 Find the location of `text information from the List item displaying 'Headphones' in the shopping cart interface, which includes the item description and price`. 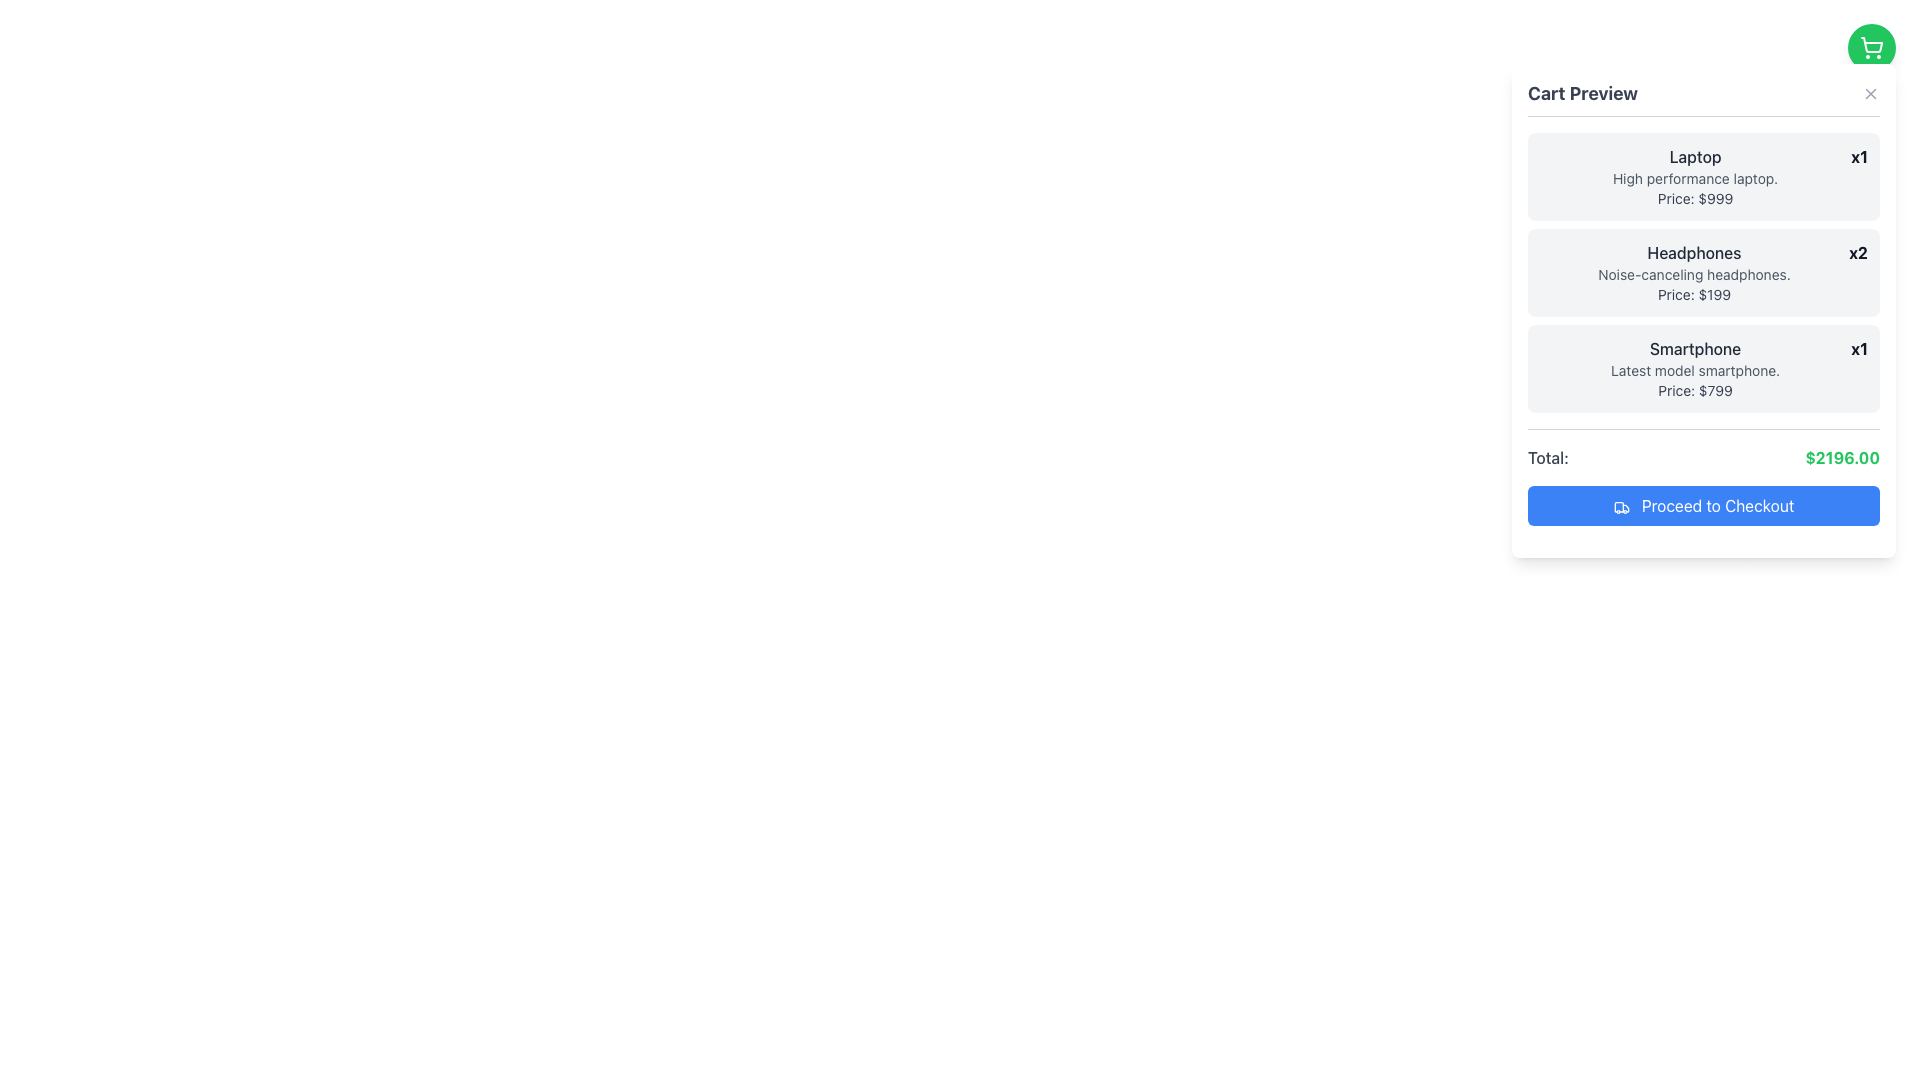

text information from the List item displaying 'Headphones' in the shopping cart interface, which includes the item description and price is located at coordinates (1703, 273).